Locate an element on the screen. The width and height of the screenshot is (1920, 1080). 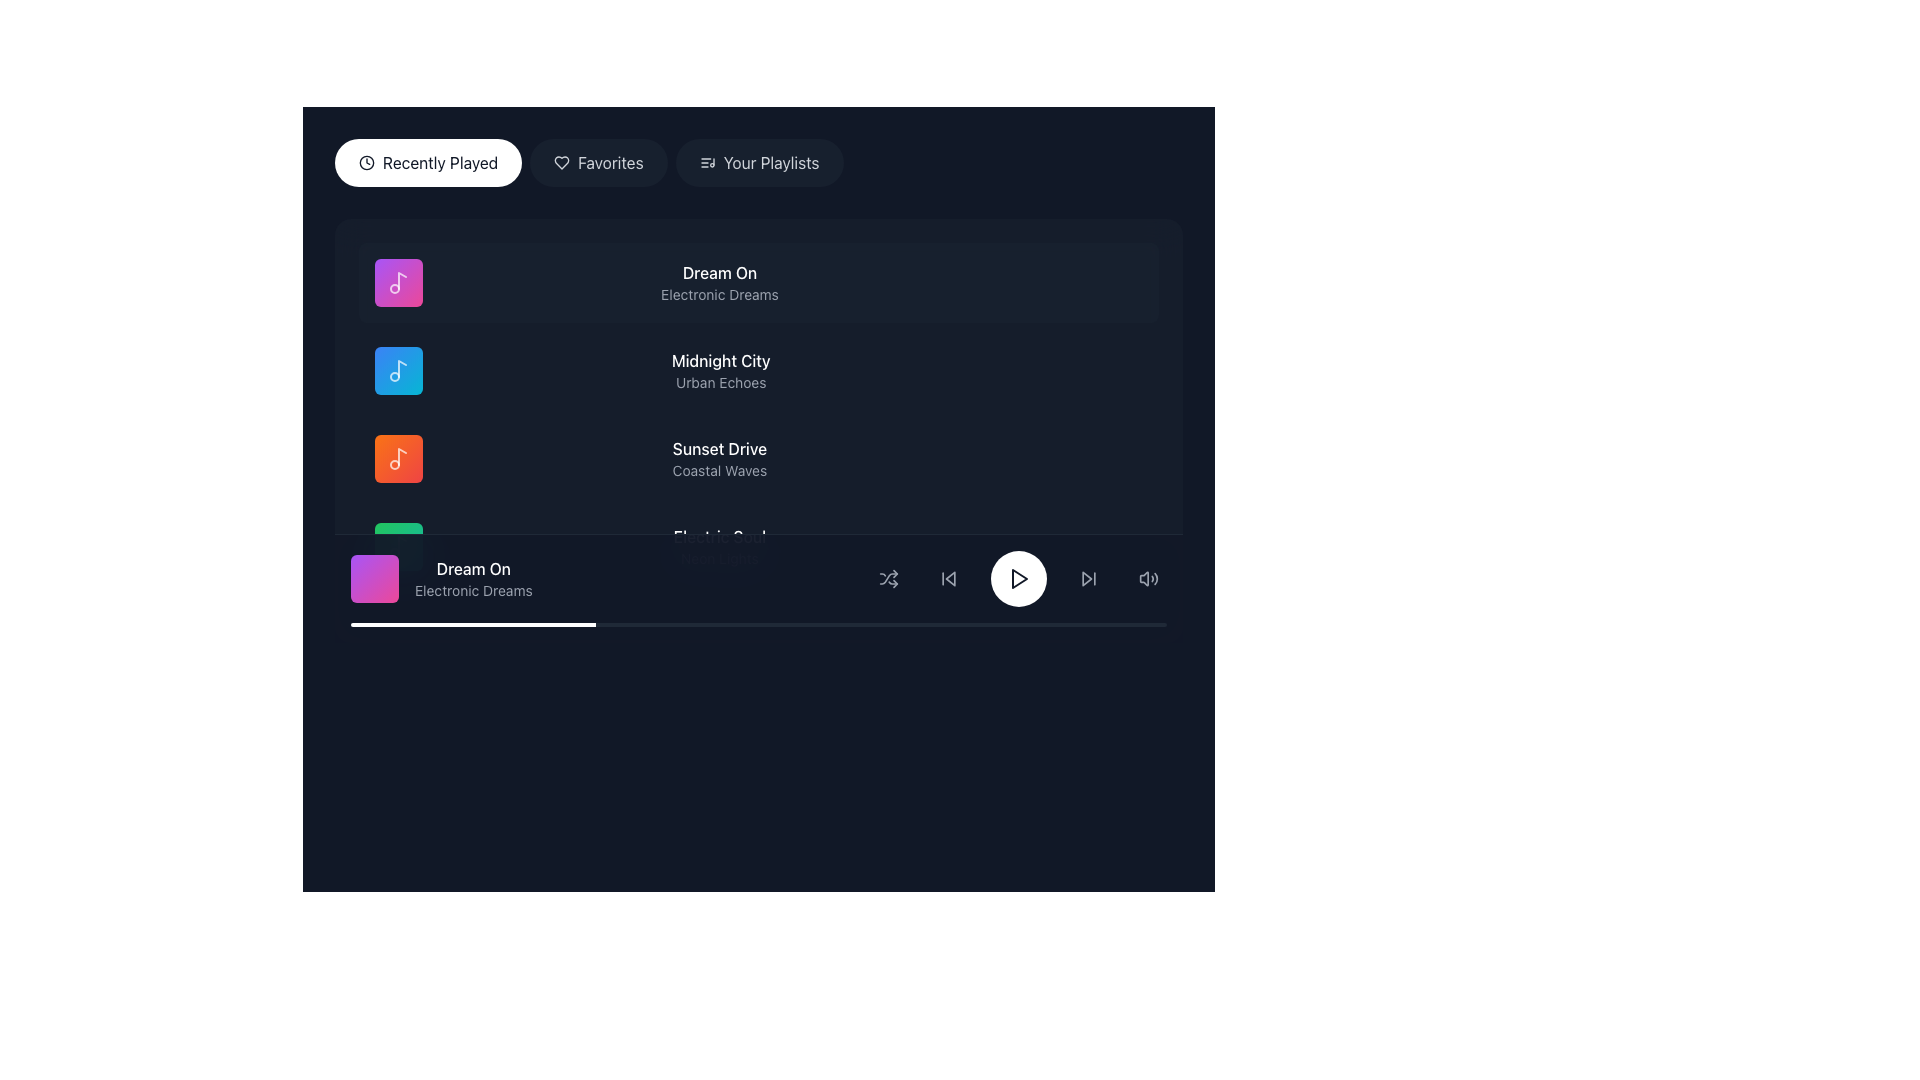
the volume control icon button located in the bottom-right corner of the music player interface is located at coordinates (1148, 578).